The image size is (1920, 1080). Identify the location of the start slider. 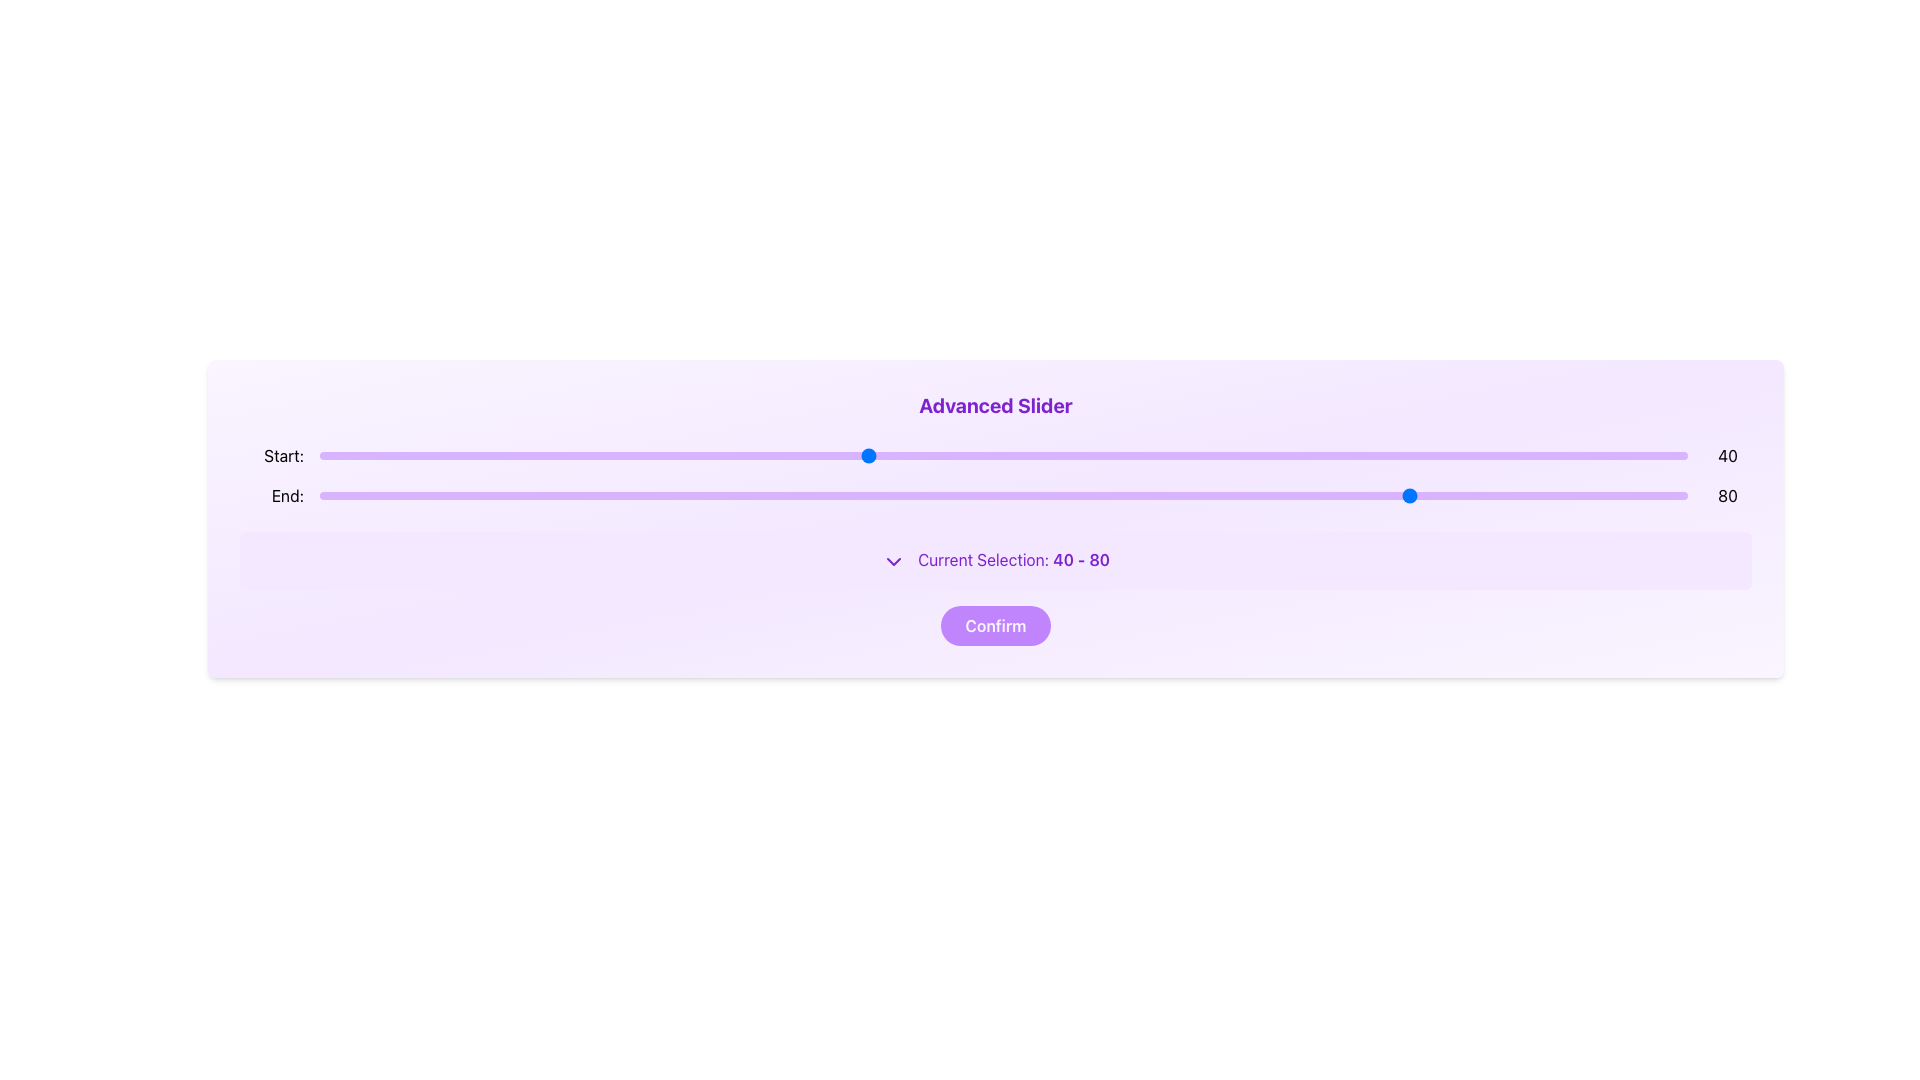
(1345, 455).